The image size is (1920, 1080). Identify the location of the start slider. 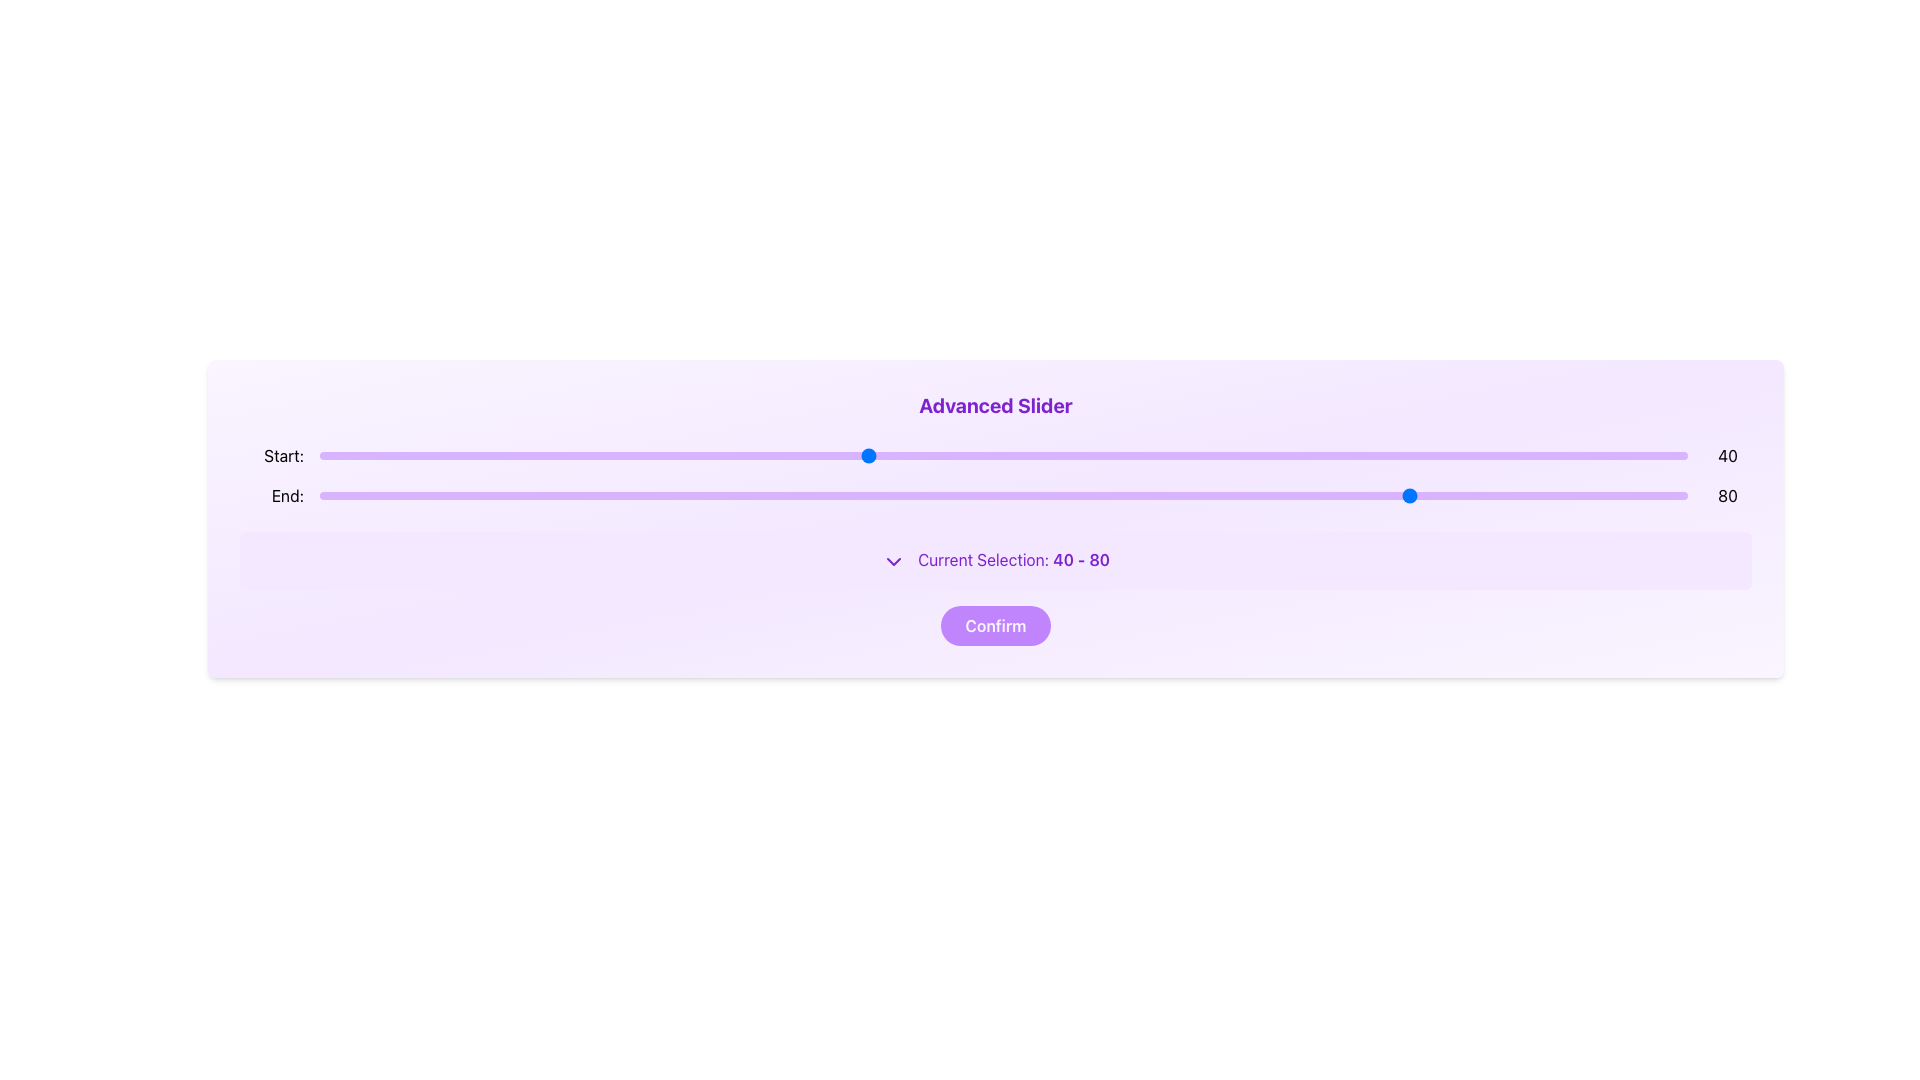
(1345, 455).